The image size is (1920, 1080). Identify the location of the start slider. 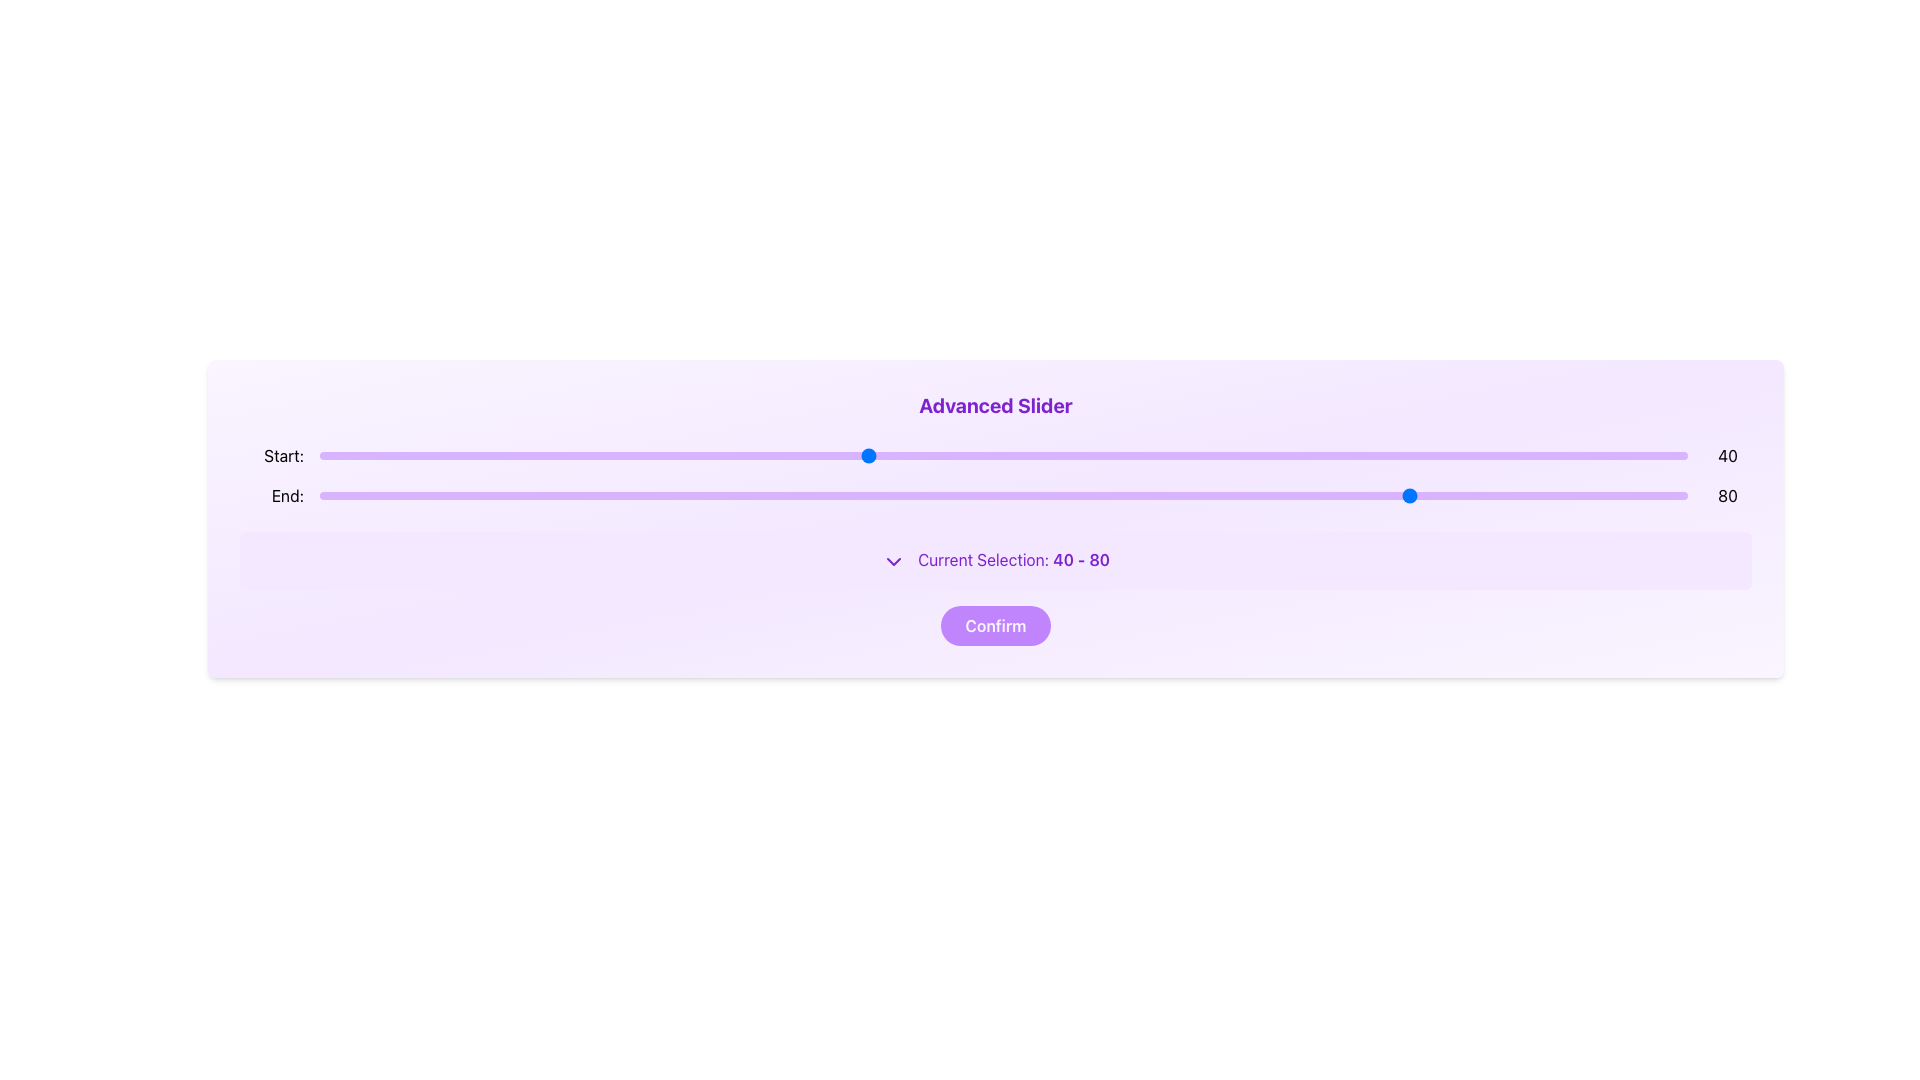
(1345, 455).